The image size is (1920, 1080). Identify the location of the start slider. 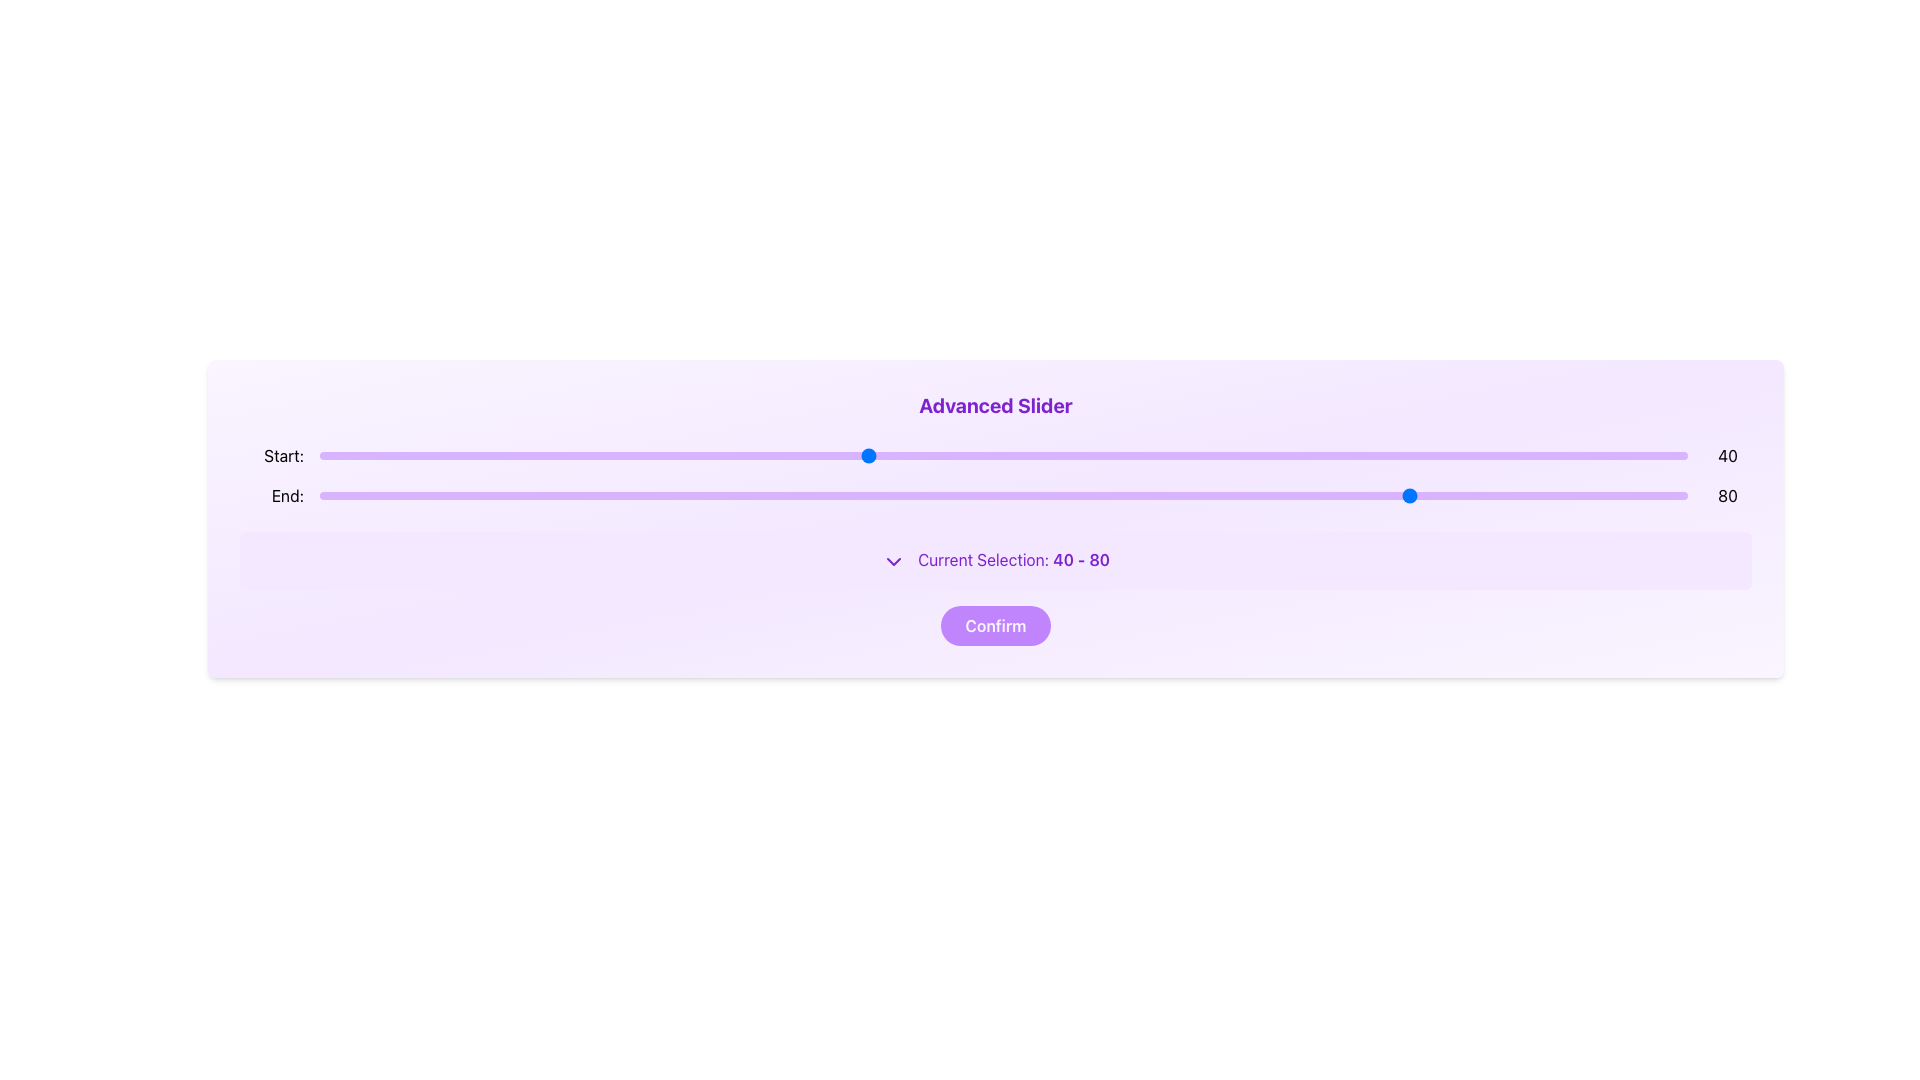
(1345, 455).